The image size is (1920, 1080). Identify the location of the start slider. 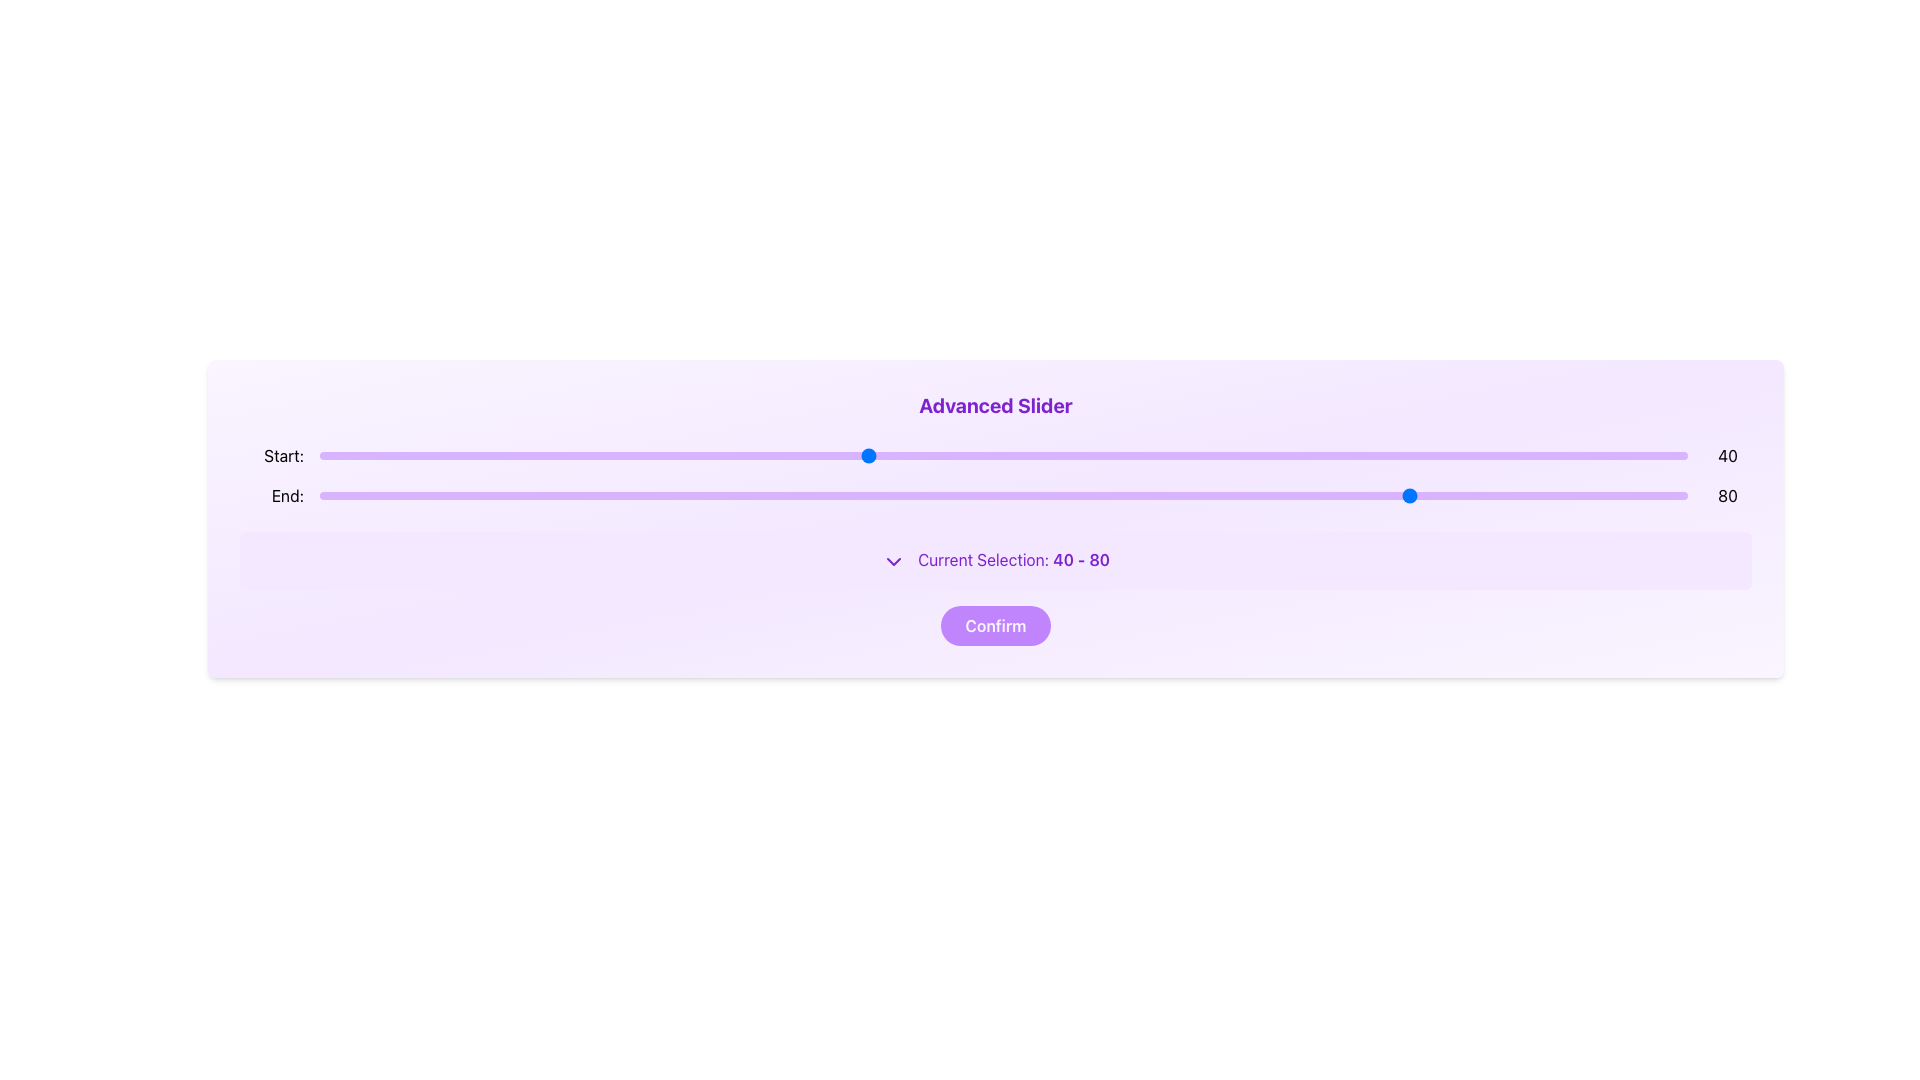
(1345, 455).